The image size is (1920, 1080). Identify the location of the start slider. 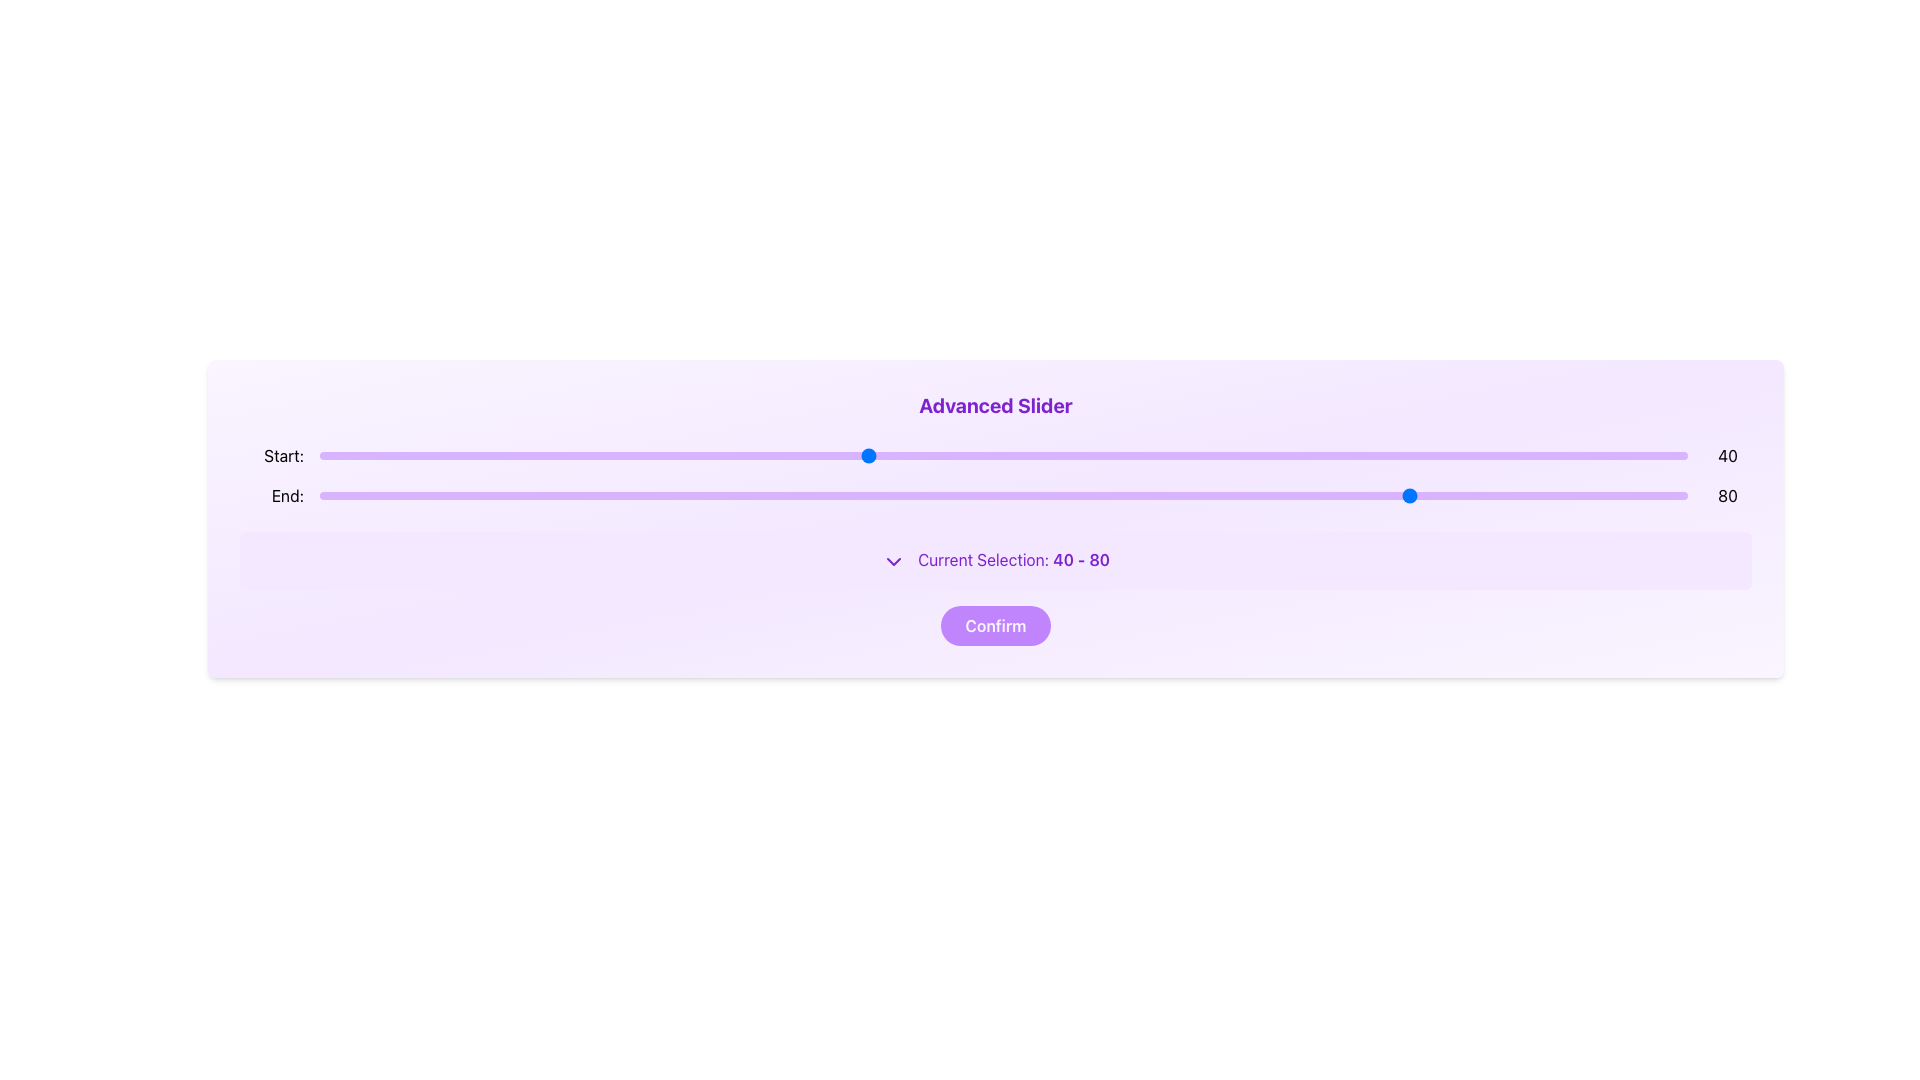
(1345, 455).